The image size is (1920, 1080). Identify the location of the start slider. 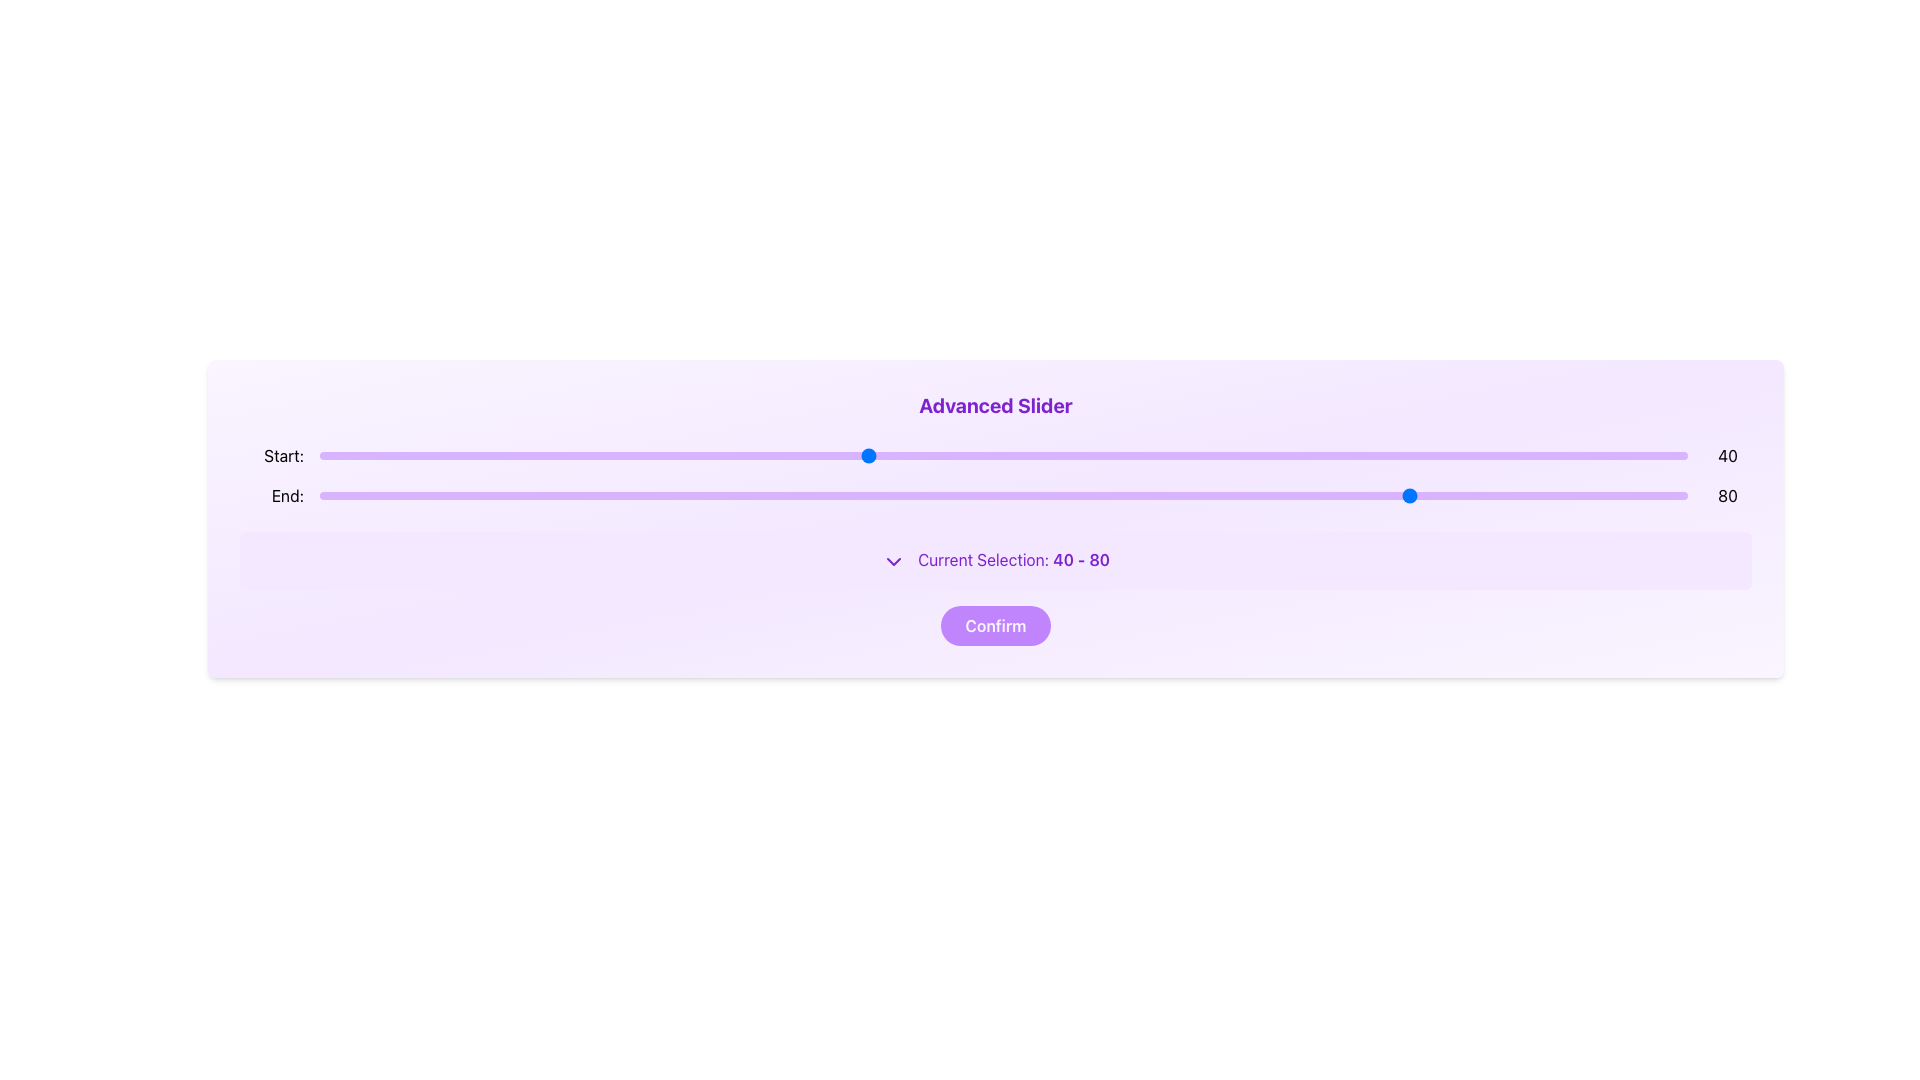
(1345, 455).